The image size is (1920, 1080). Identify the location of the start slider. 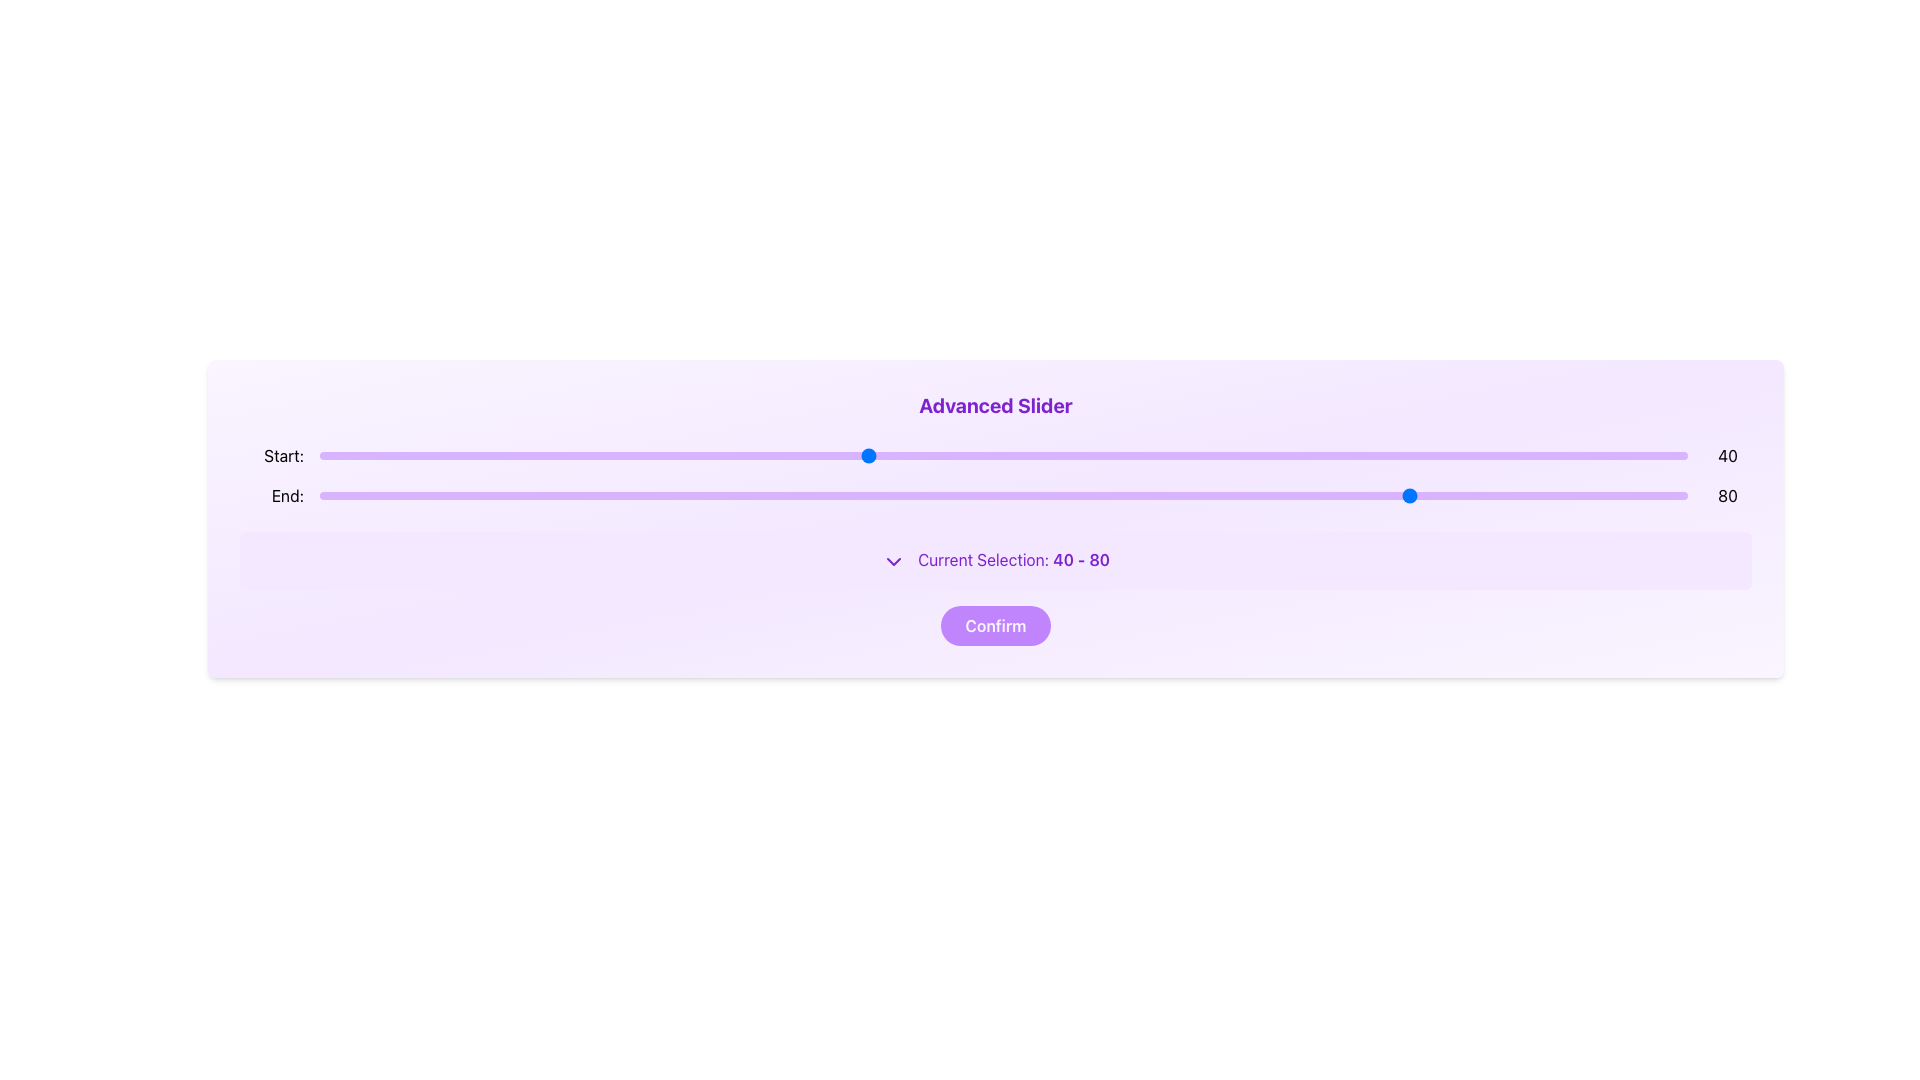
(1345, 455).